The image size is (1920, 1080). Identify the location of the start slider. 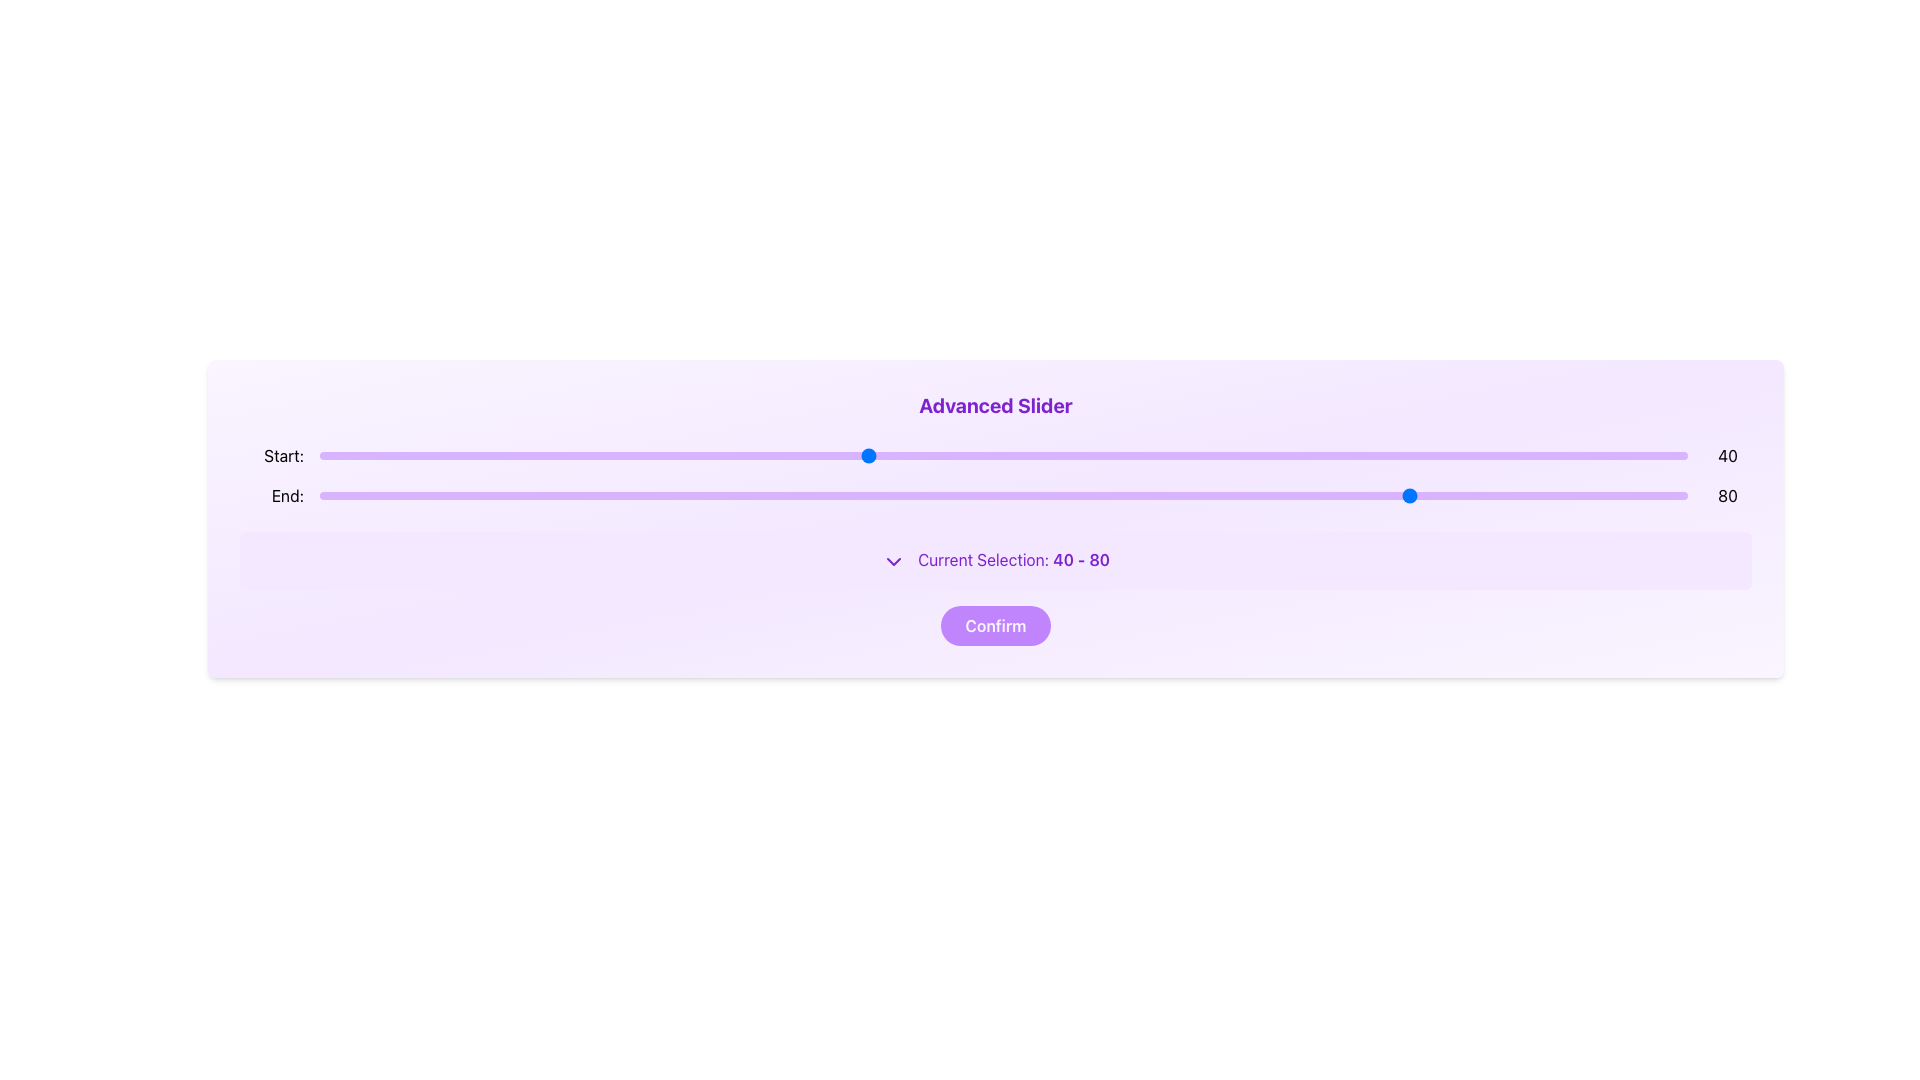
(1345, 455).